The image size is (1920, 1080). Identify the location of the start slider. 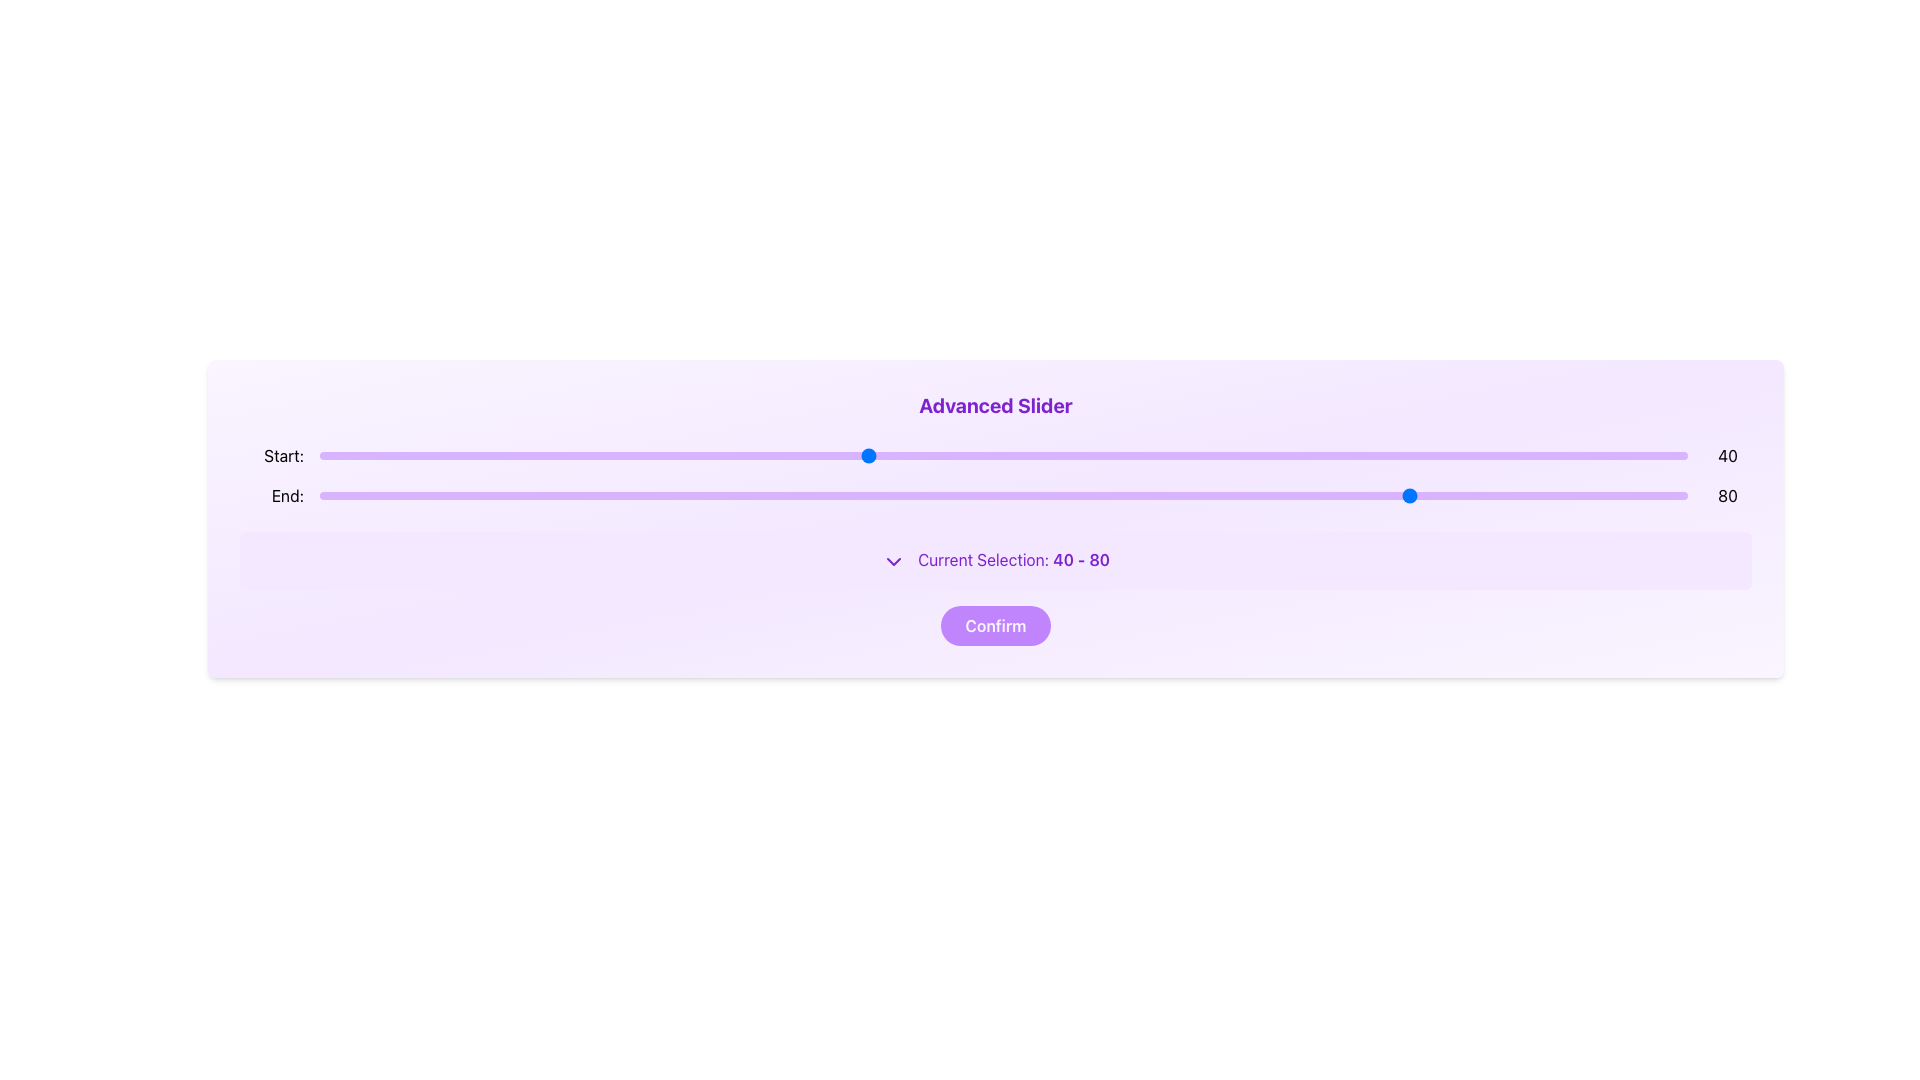
(1345, 455).